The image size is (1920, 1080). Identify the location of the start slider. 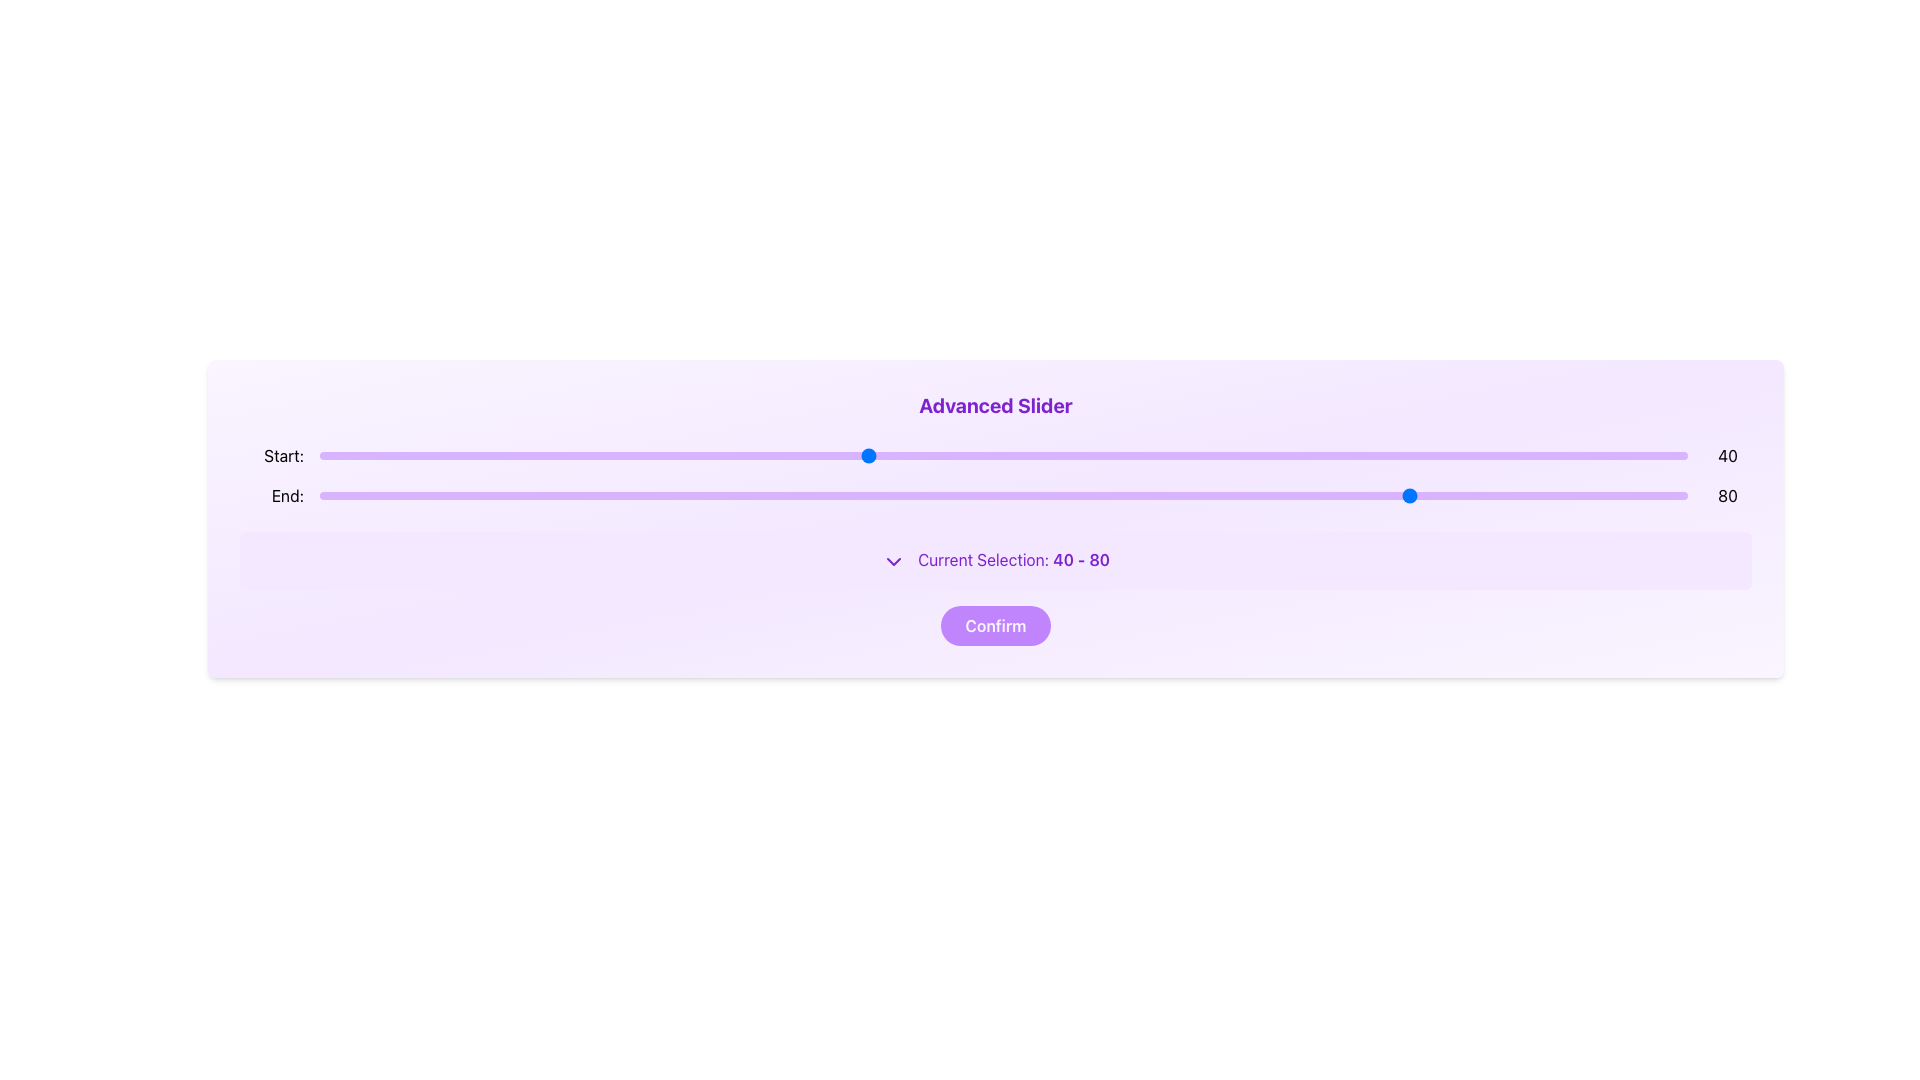
(1345, 455).